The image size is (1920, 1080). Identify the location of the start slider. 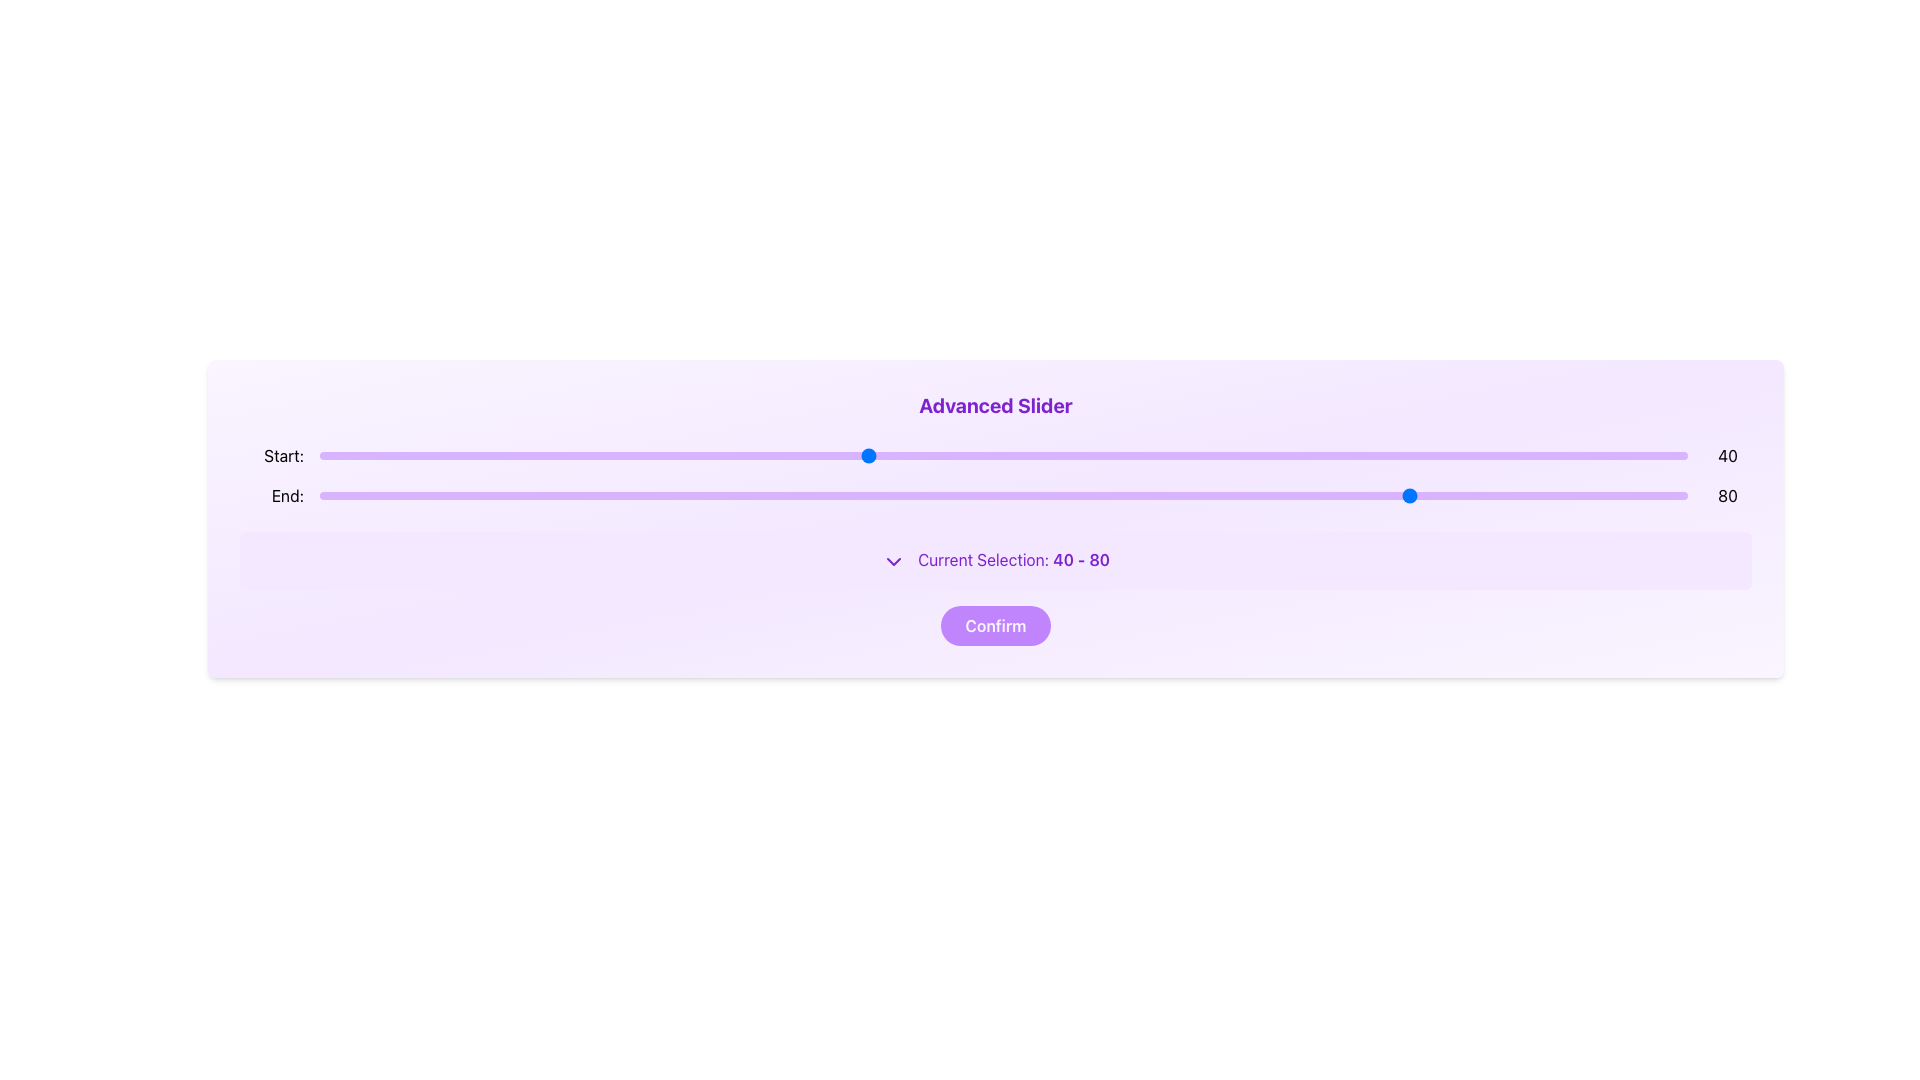
(1345, 455).